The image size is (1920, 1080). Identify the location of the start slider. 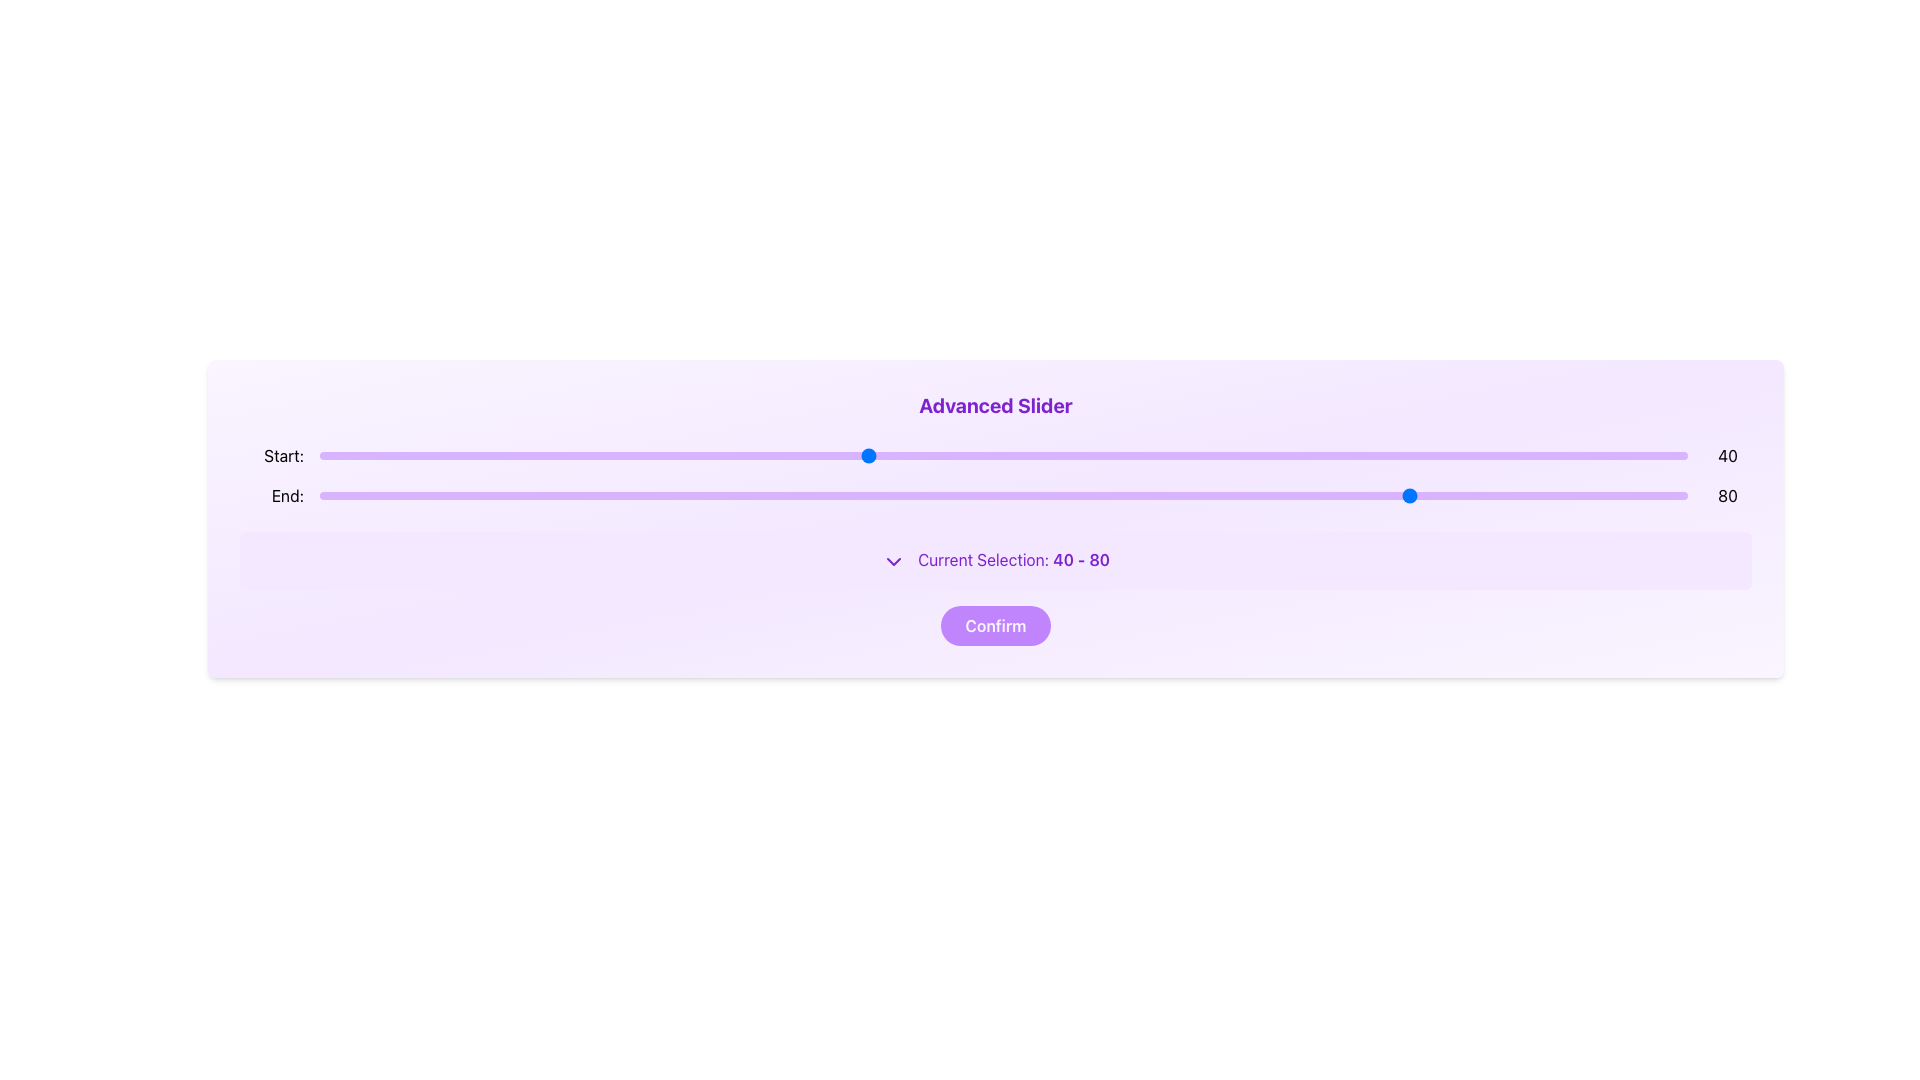
(1345, 455).